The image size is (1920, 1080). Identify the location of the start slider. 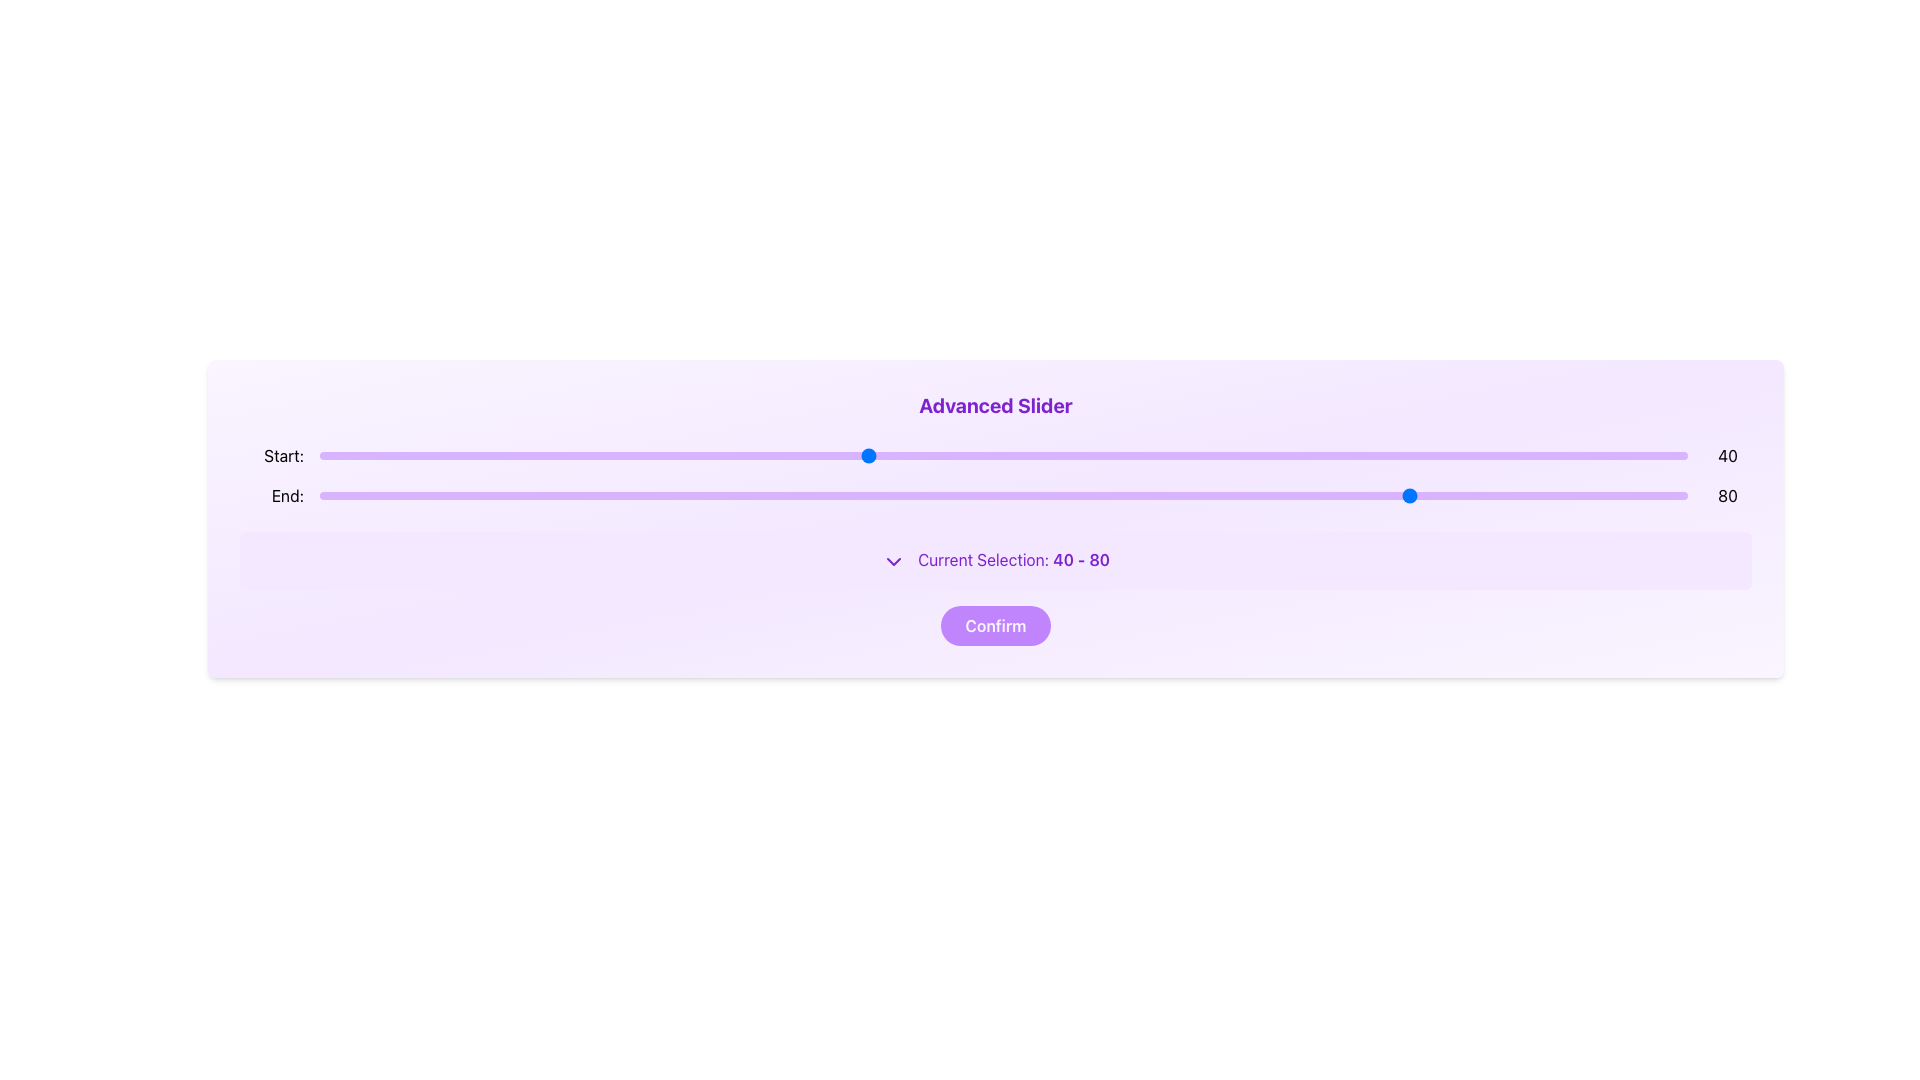
(1345, 455).